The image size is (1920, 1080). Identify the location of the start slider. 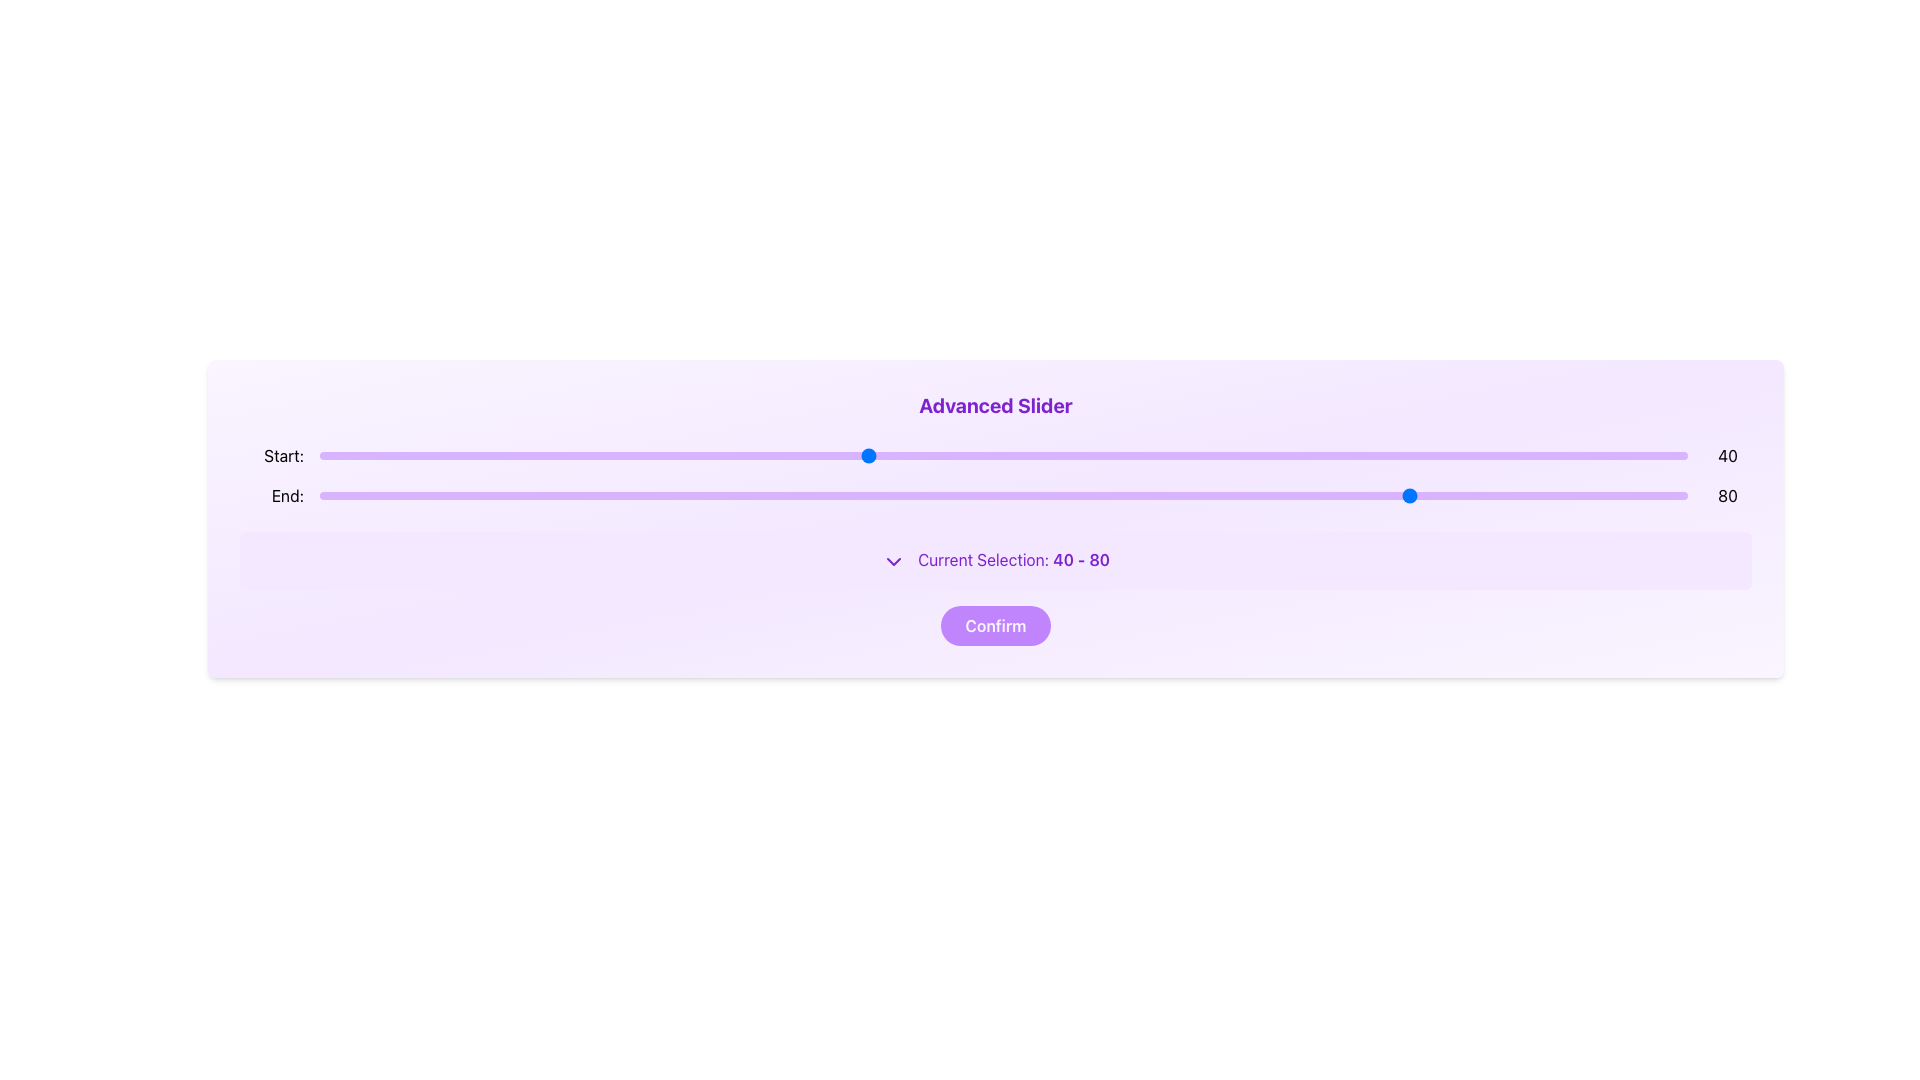
(1345, 455).